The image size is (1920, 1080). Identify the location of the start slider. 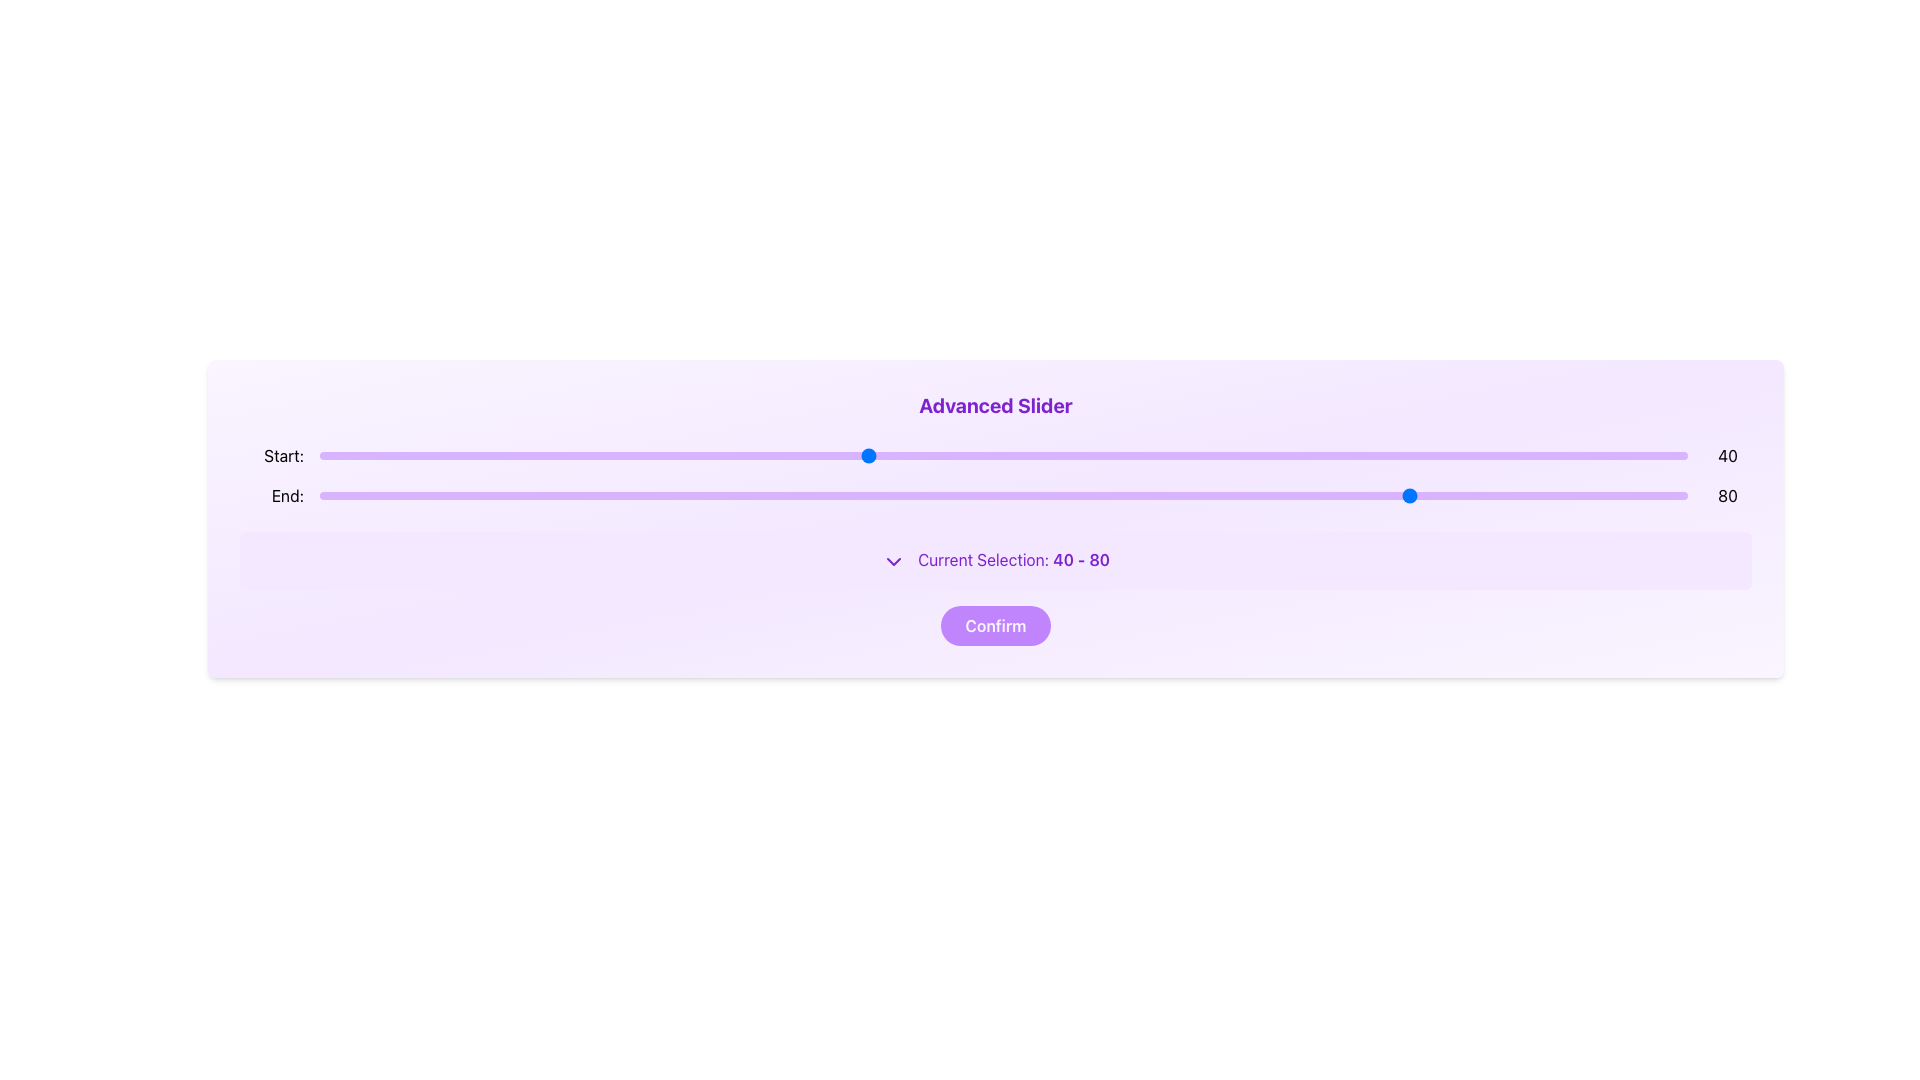
(1345, 455).